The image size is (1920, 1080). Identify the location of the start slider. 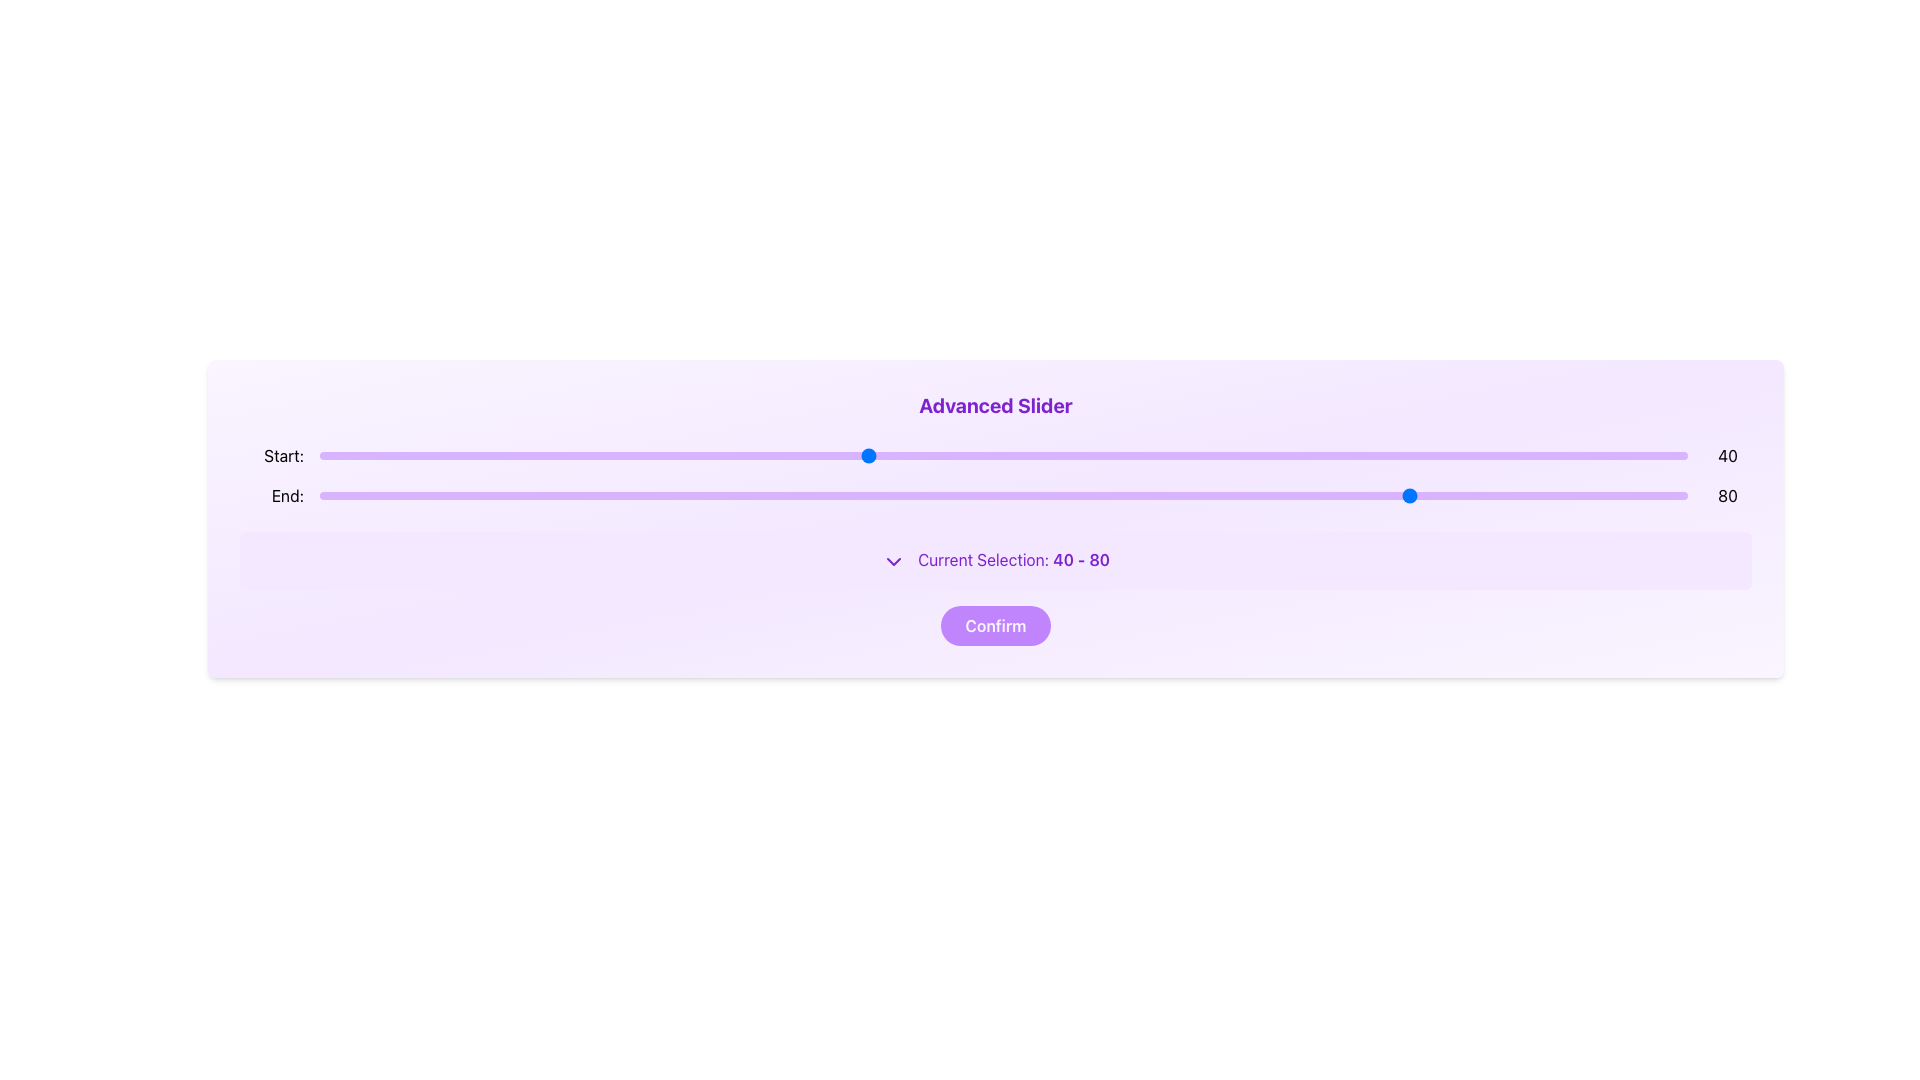
(1345, 455).